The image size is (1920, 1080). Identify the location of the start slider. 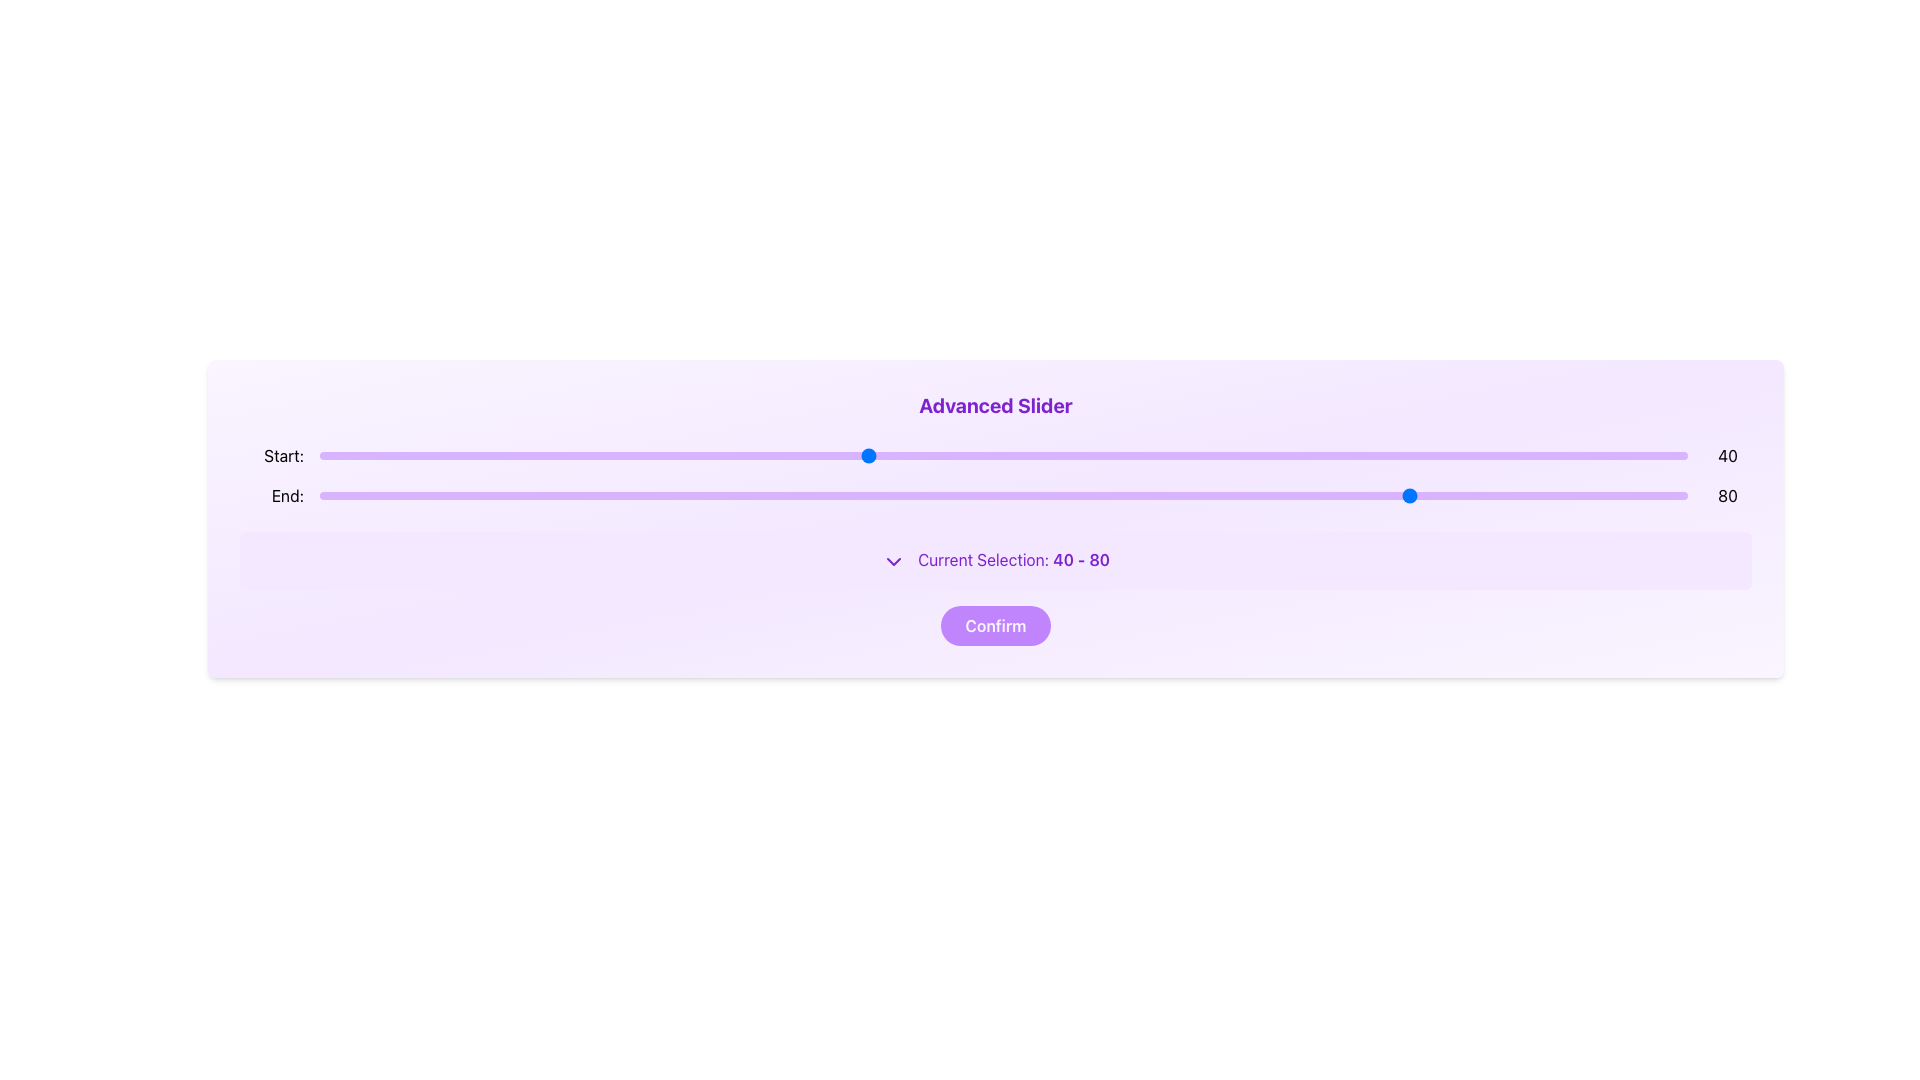
(1345, 455).